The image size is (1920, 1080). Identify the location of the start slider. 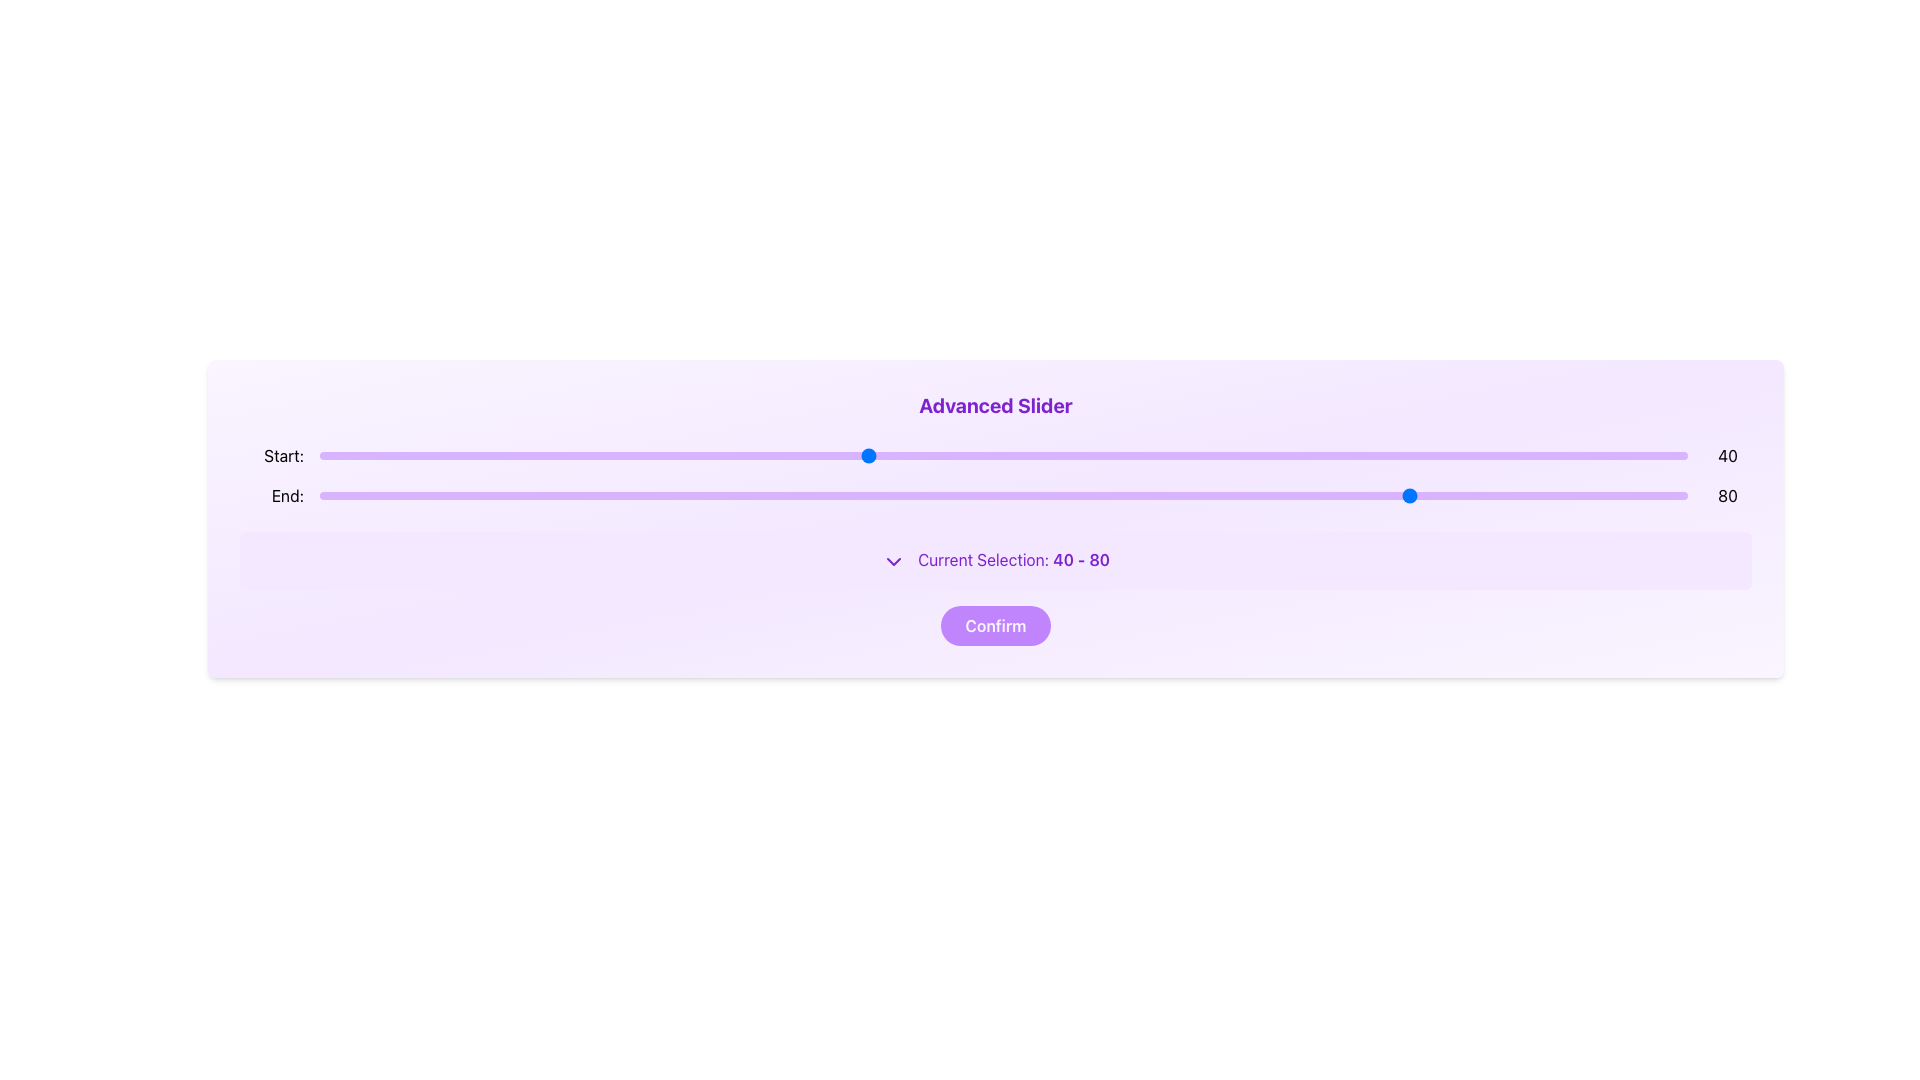
(1345, 455).